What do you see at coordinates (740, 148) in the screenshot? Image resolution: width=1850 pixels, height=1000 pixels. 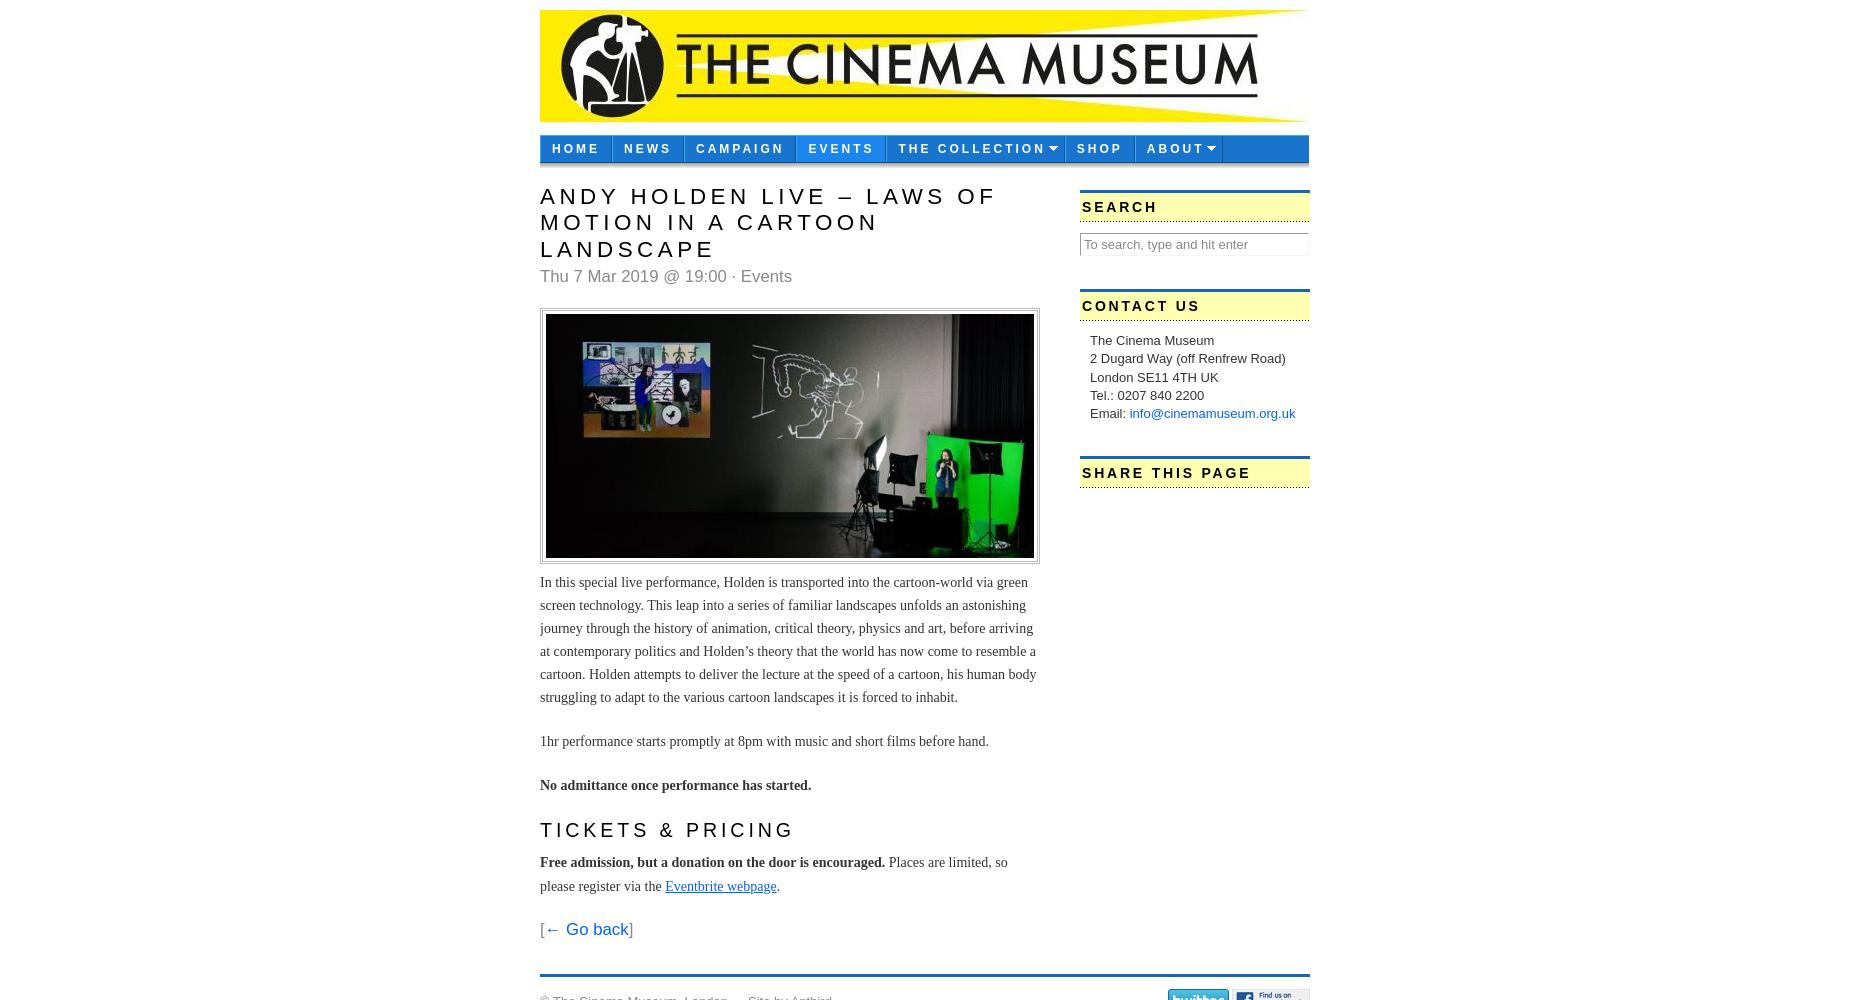 I see `'CAMPAIGN'` at bounding box center [740, 148].